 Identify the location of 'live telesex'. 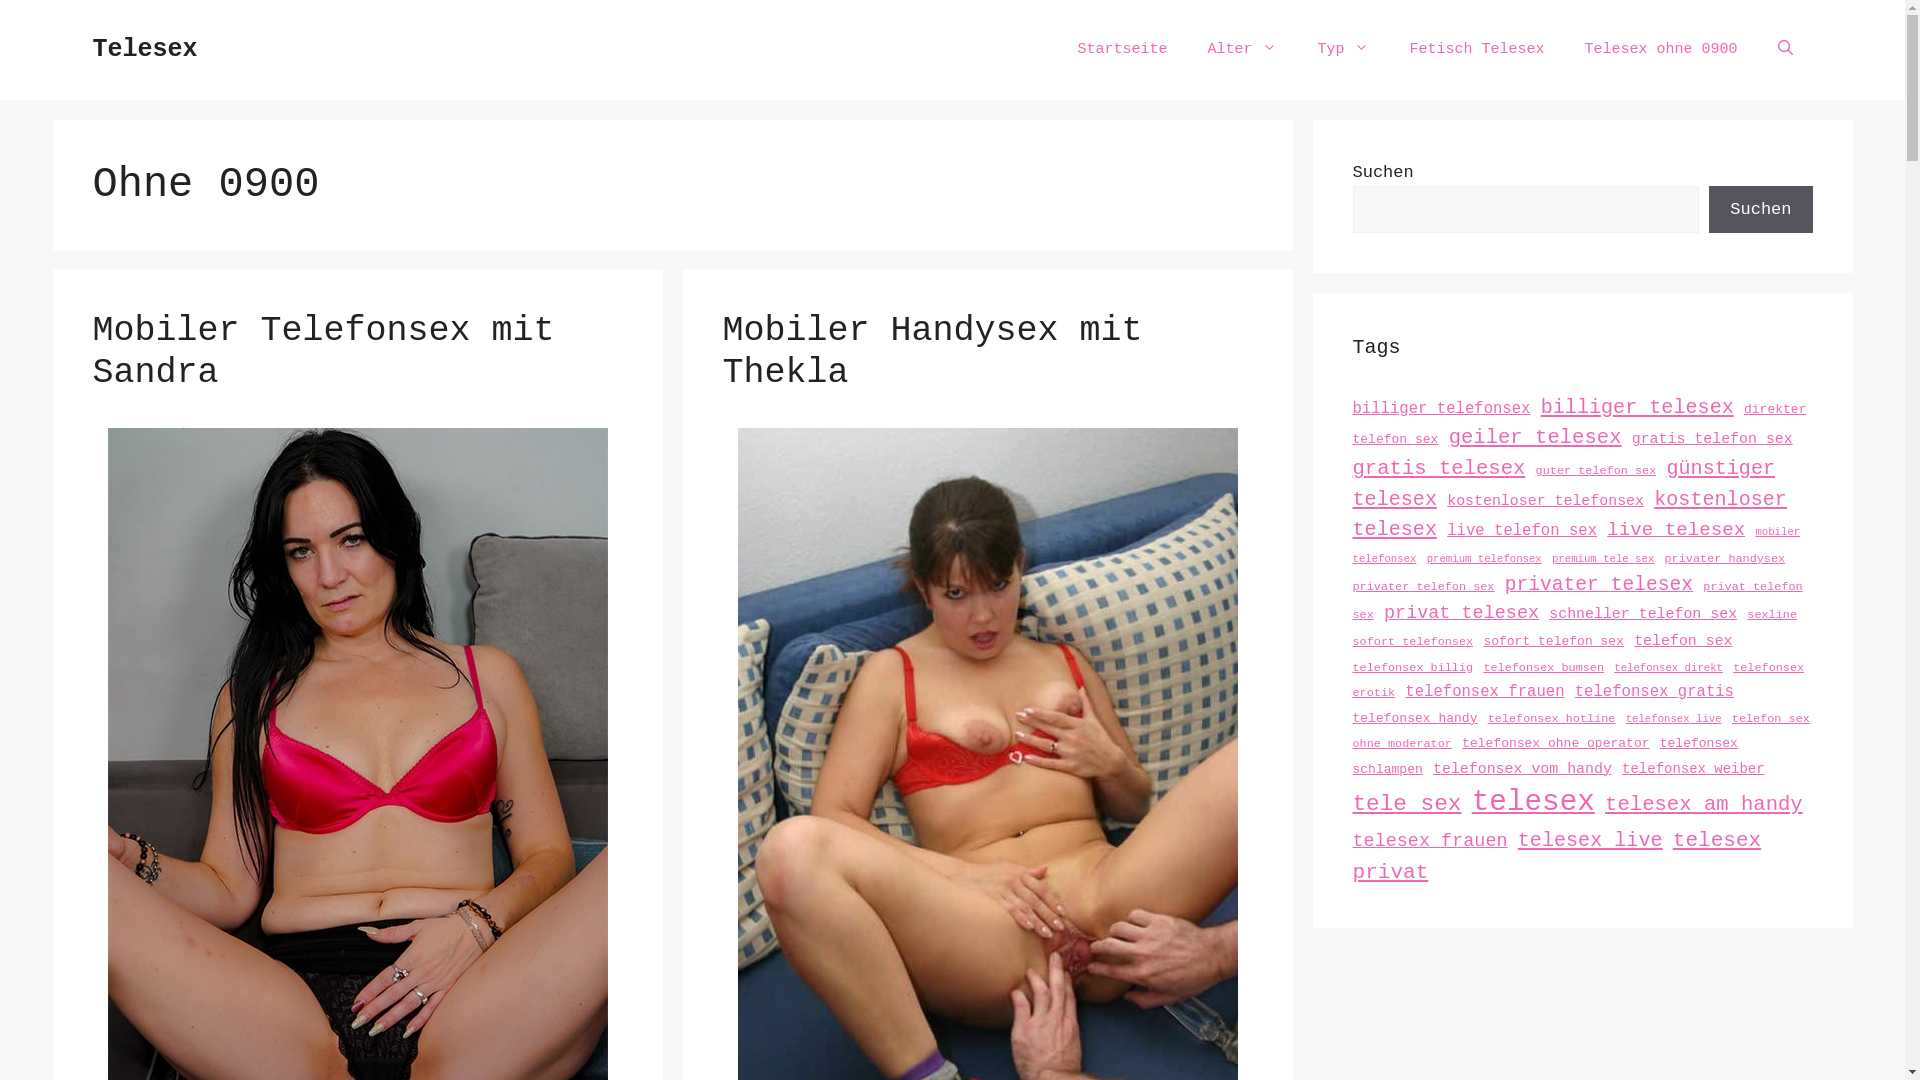
(1607, 528).